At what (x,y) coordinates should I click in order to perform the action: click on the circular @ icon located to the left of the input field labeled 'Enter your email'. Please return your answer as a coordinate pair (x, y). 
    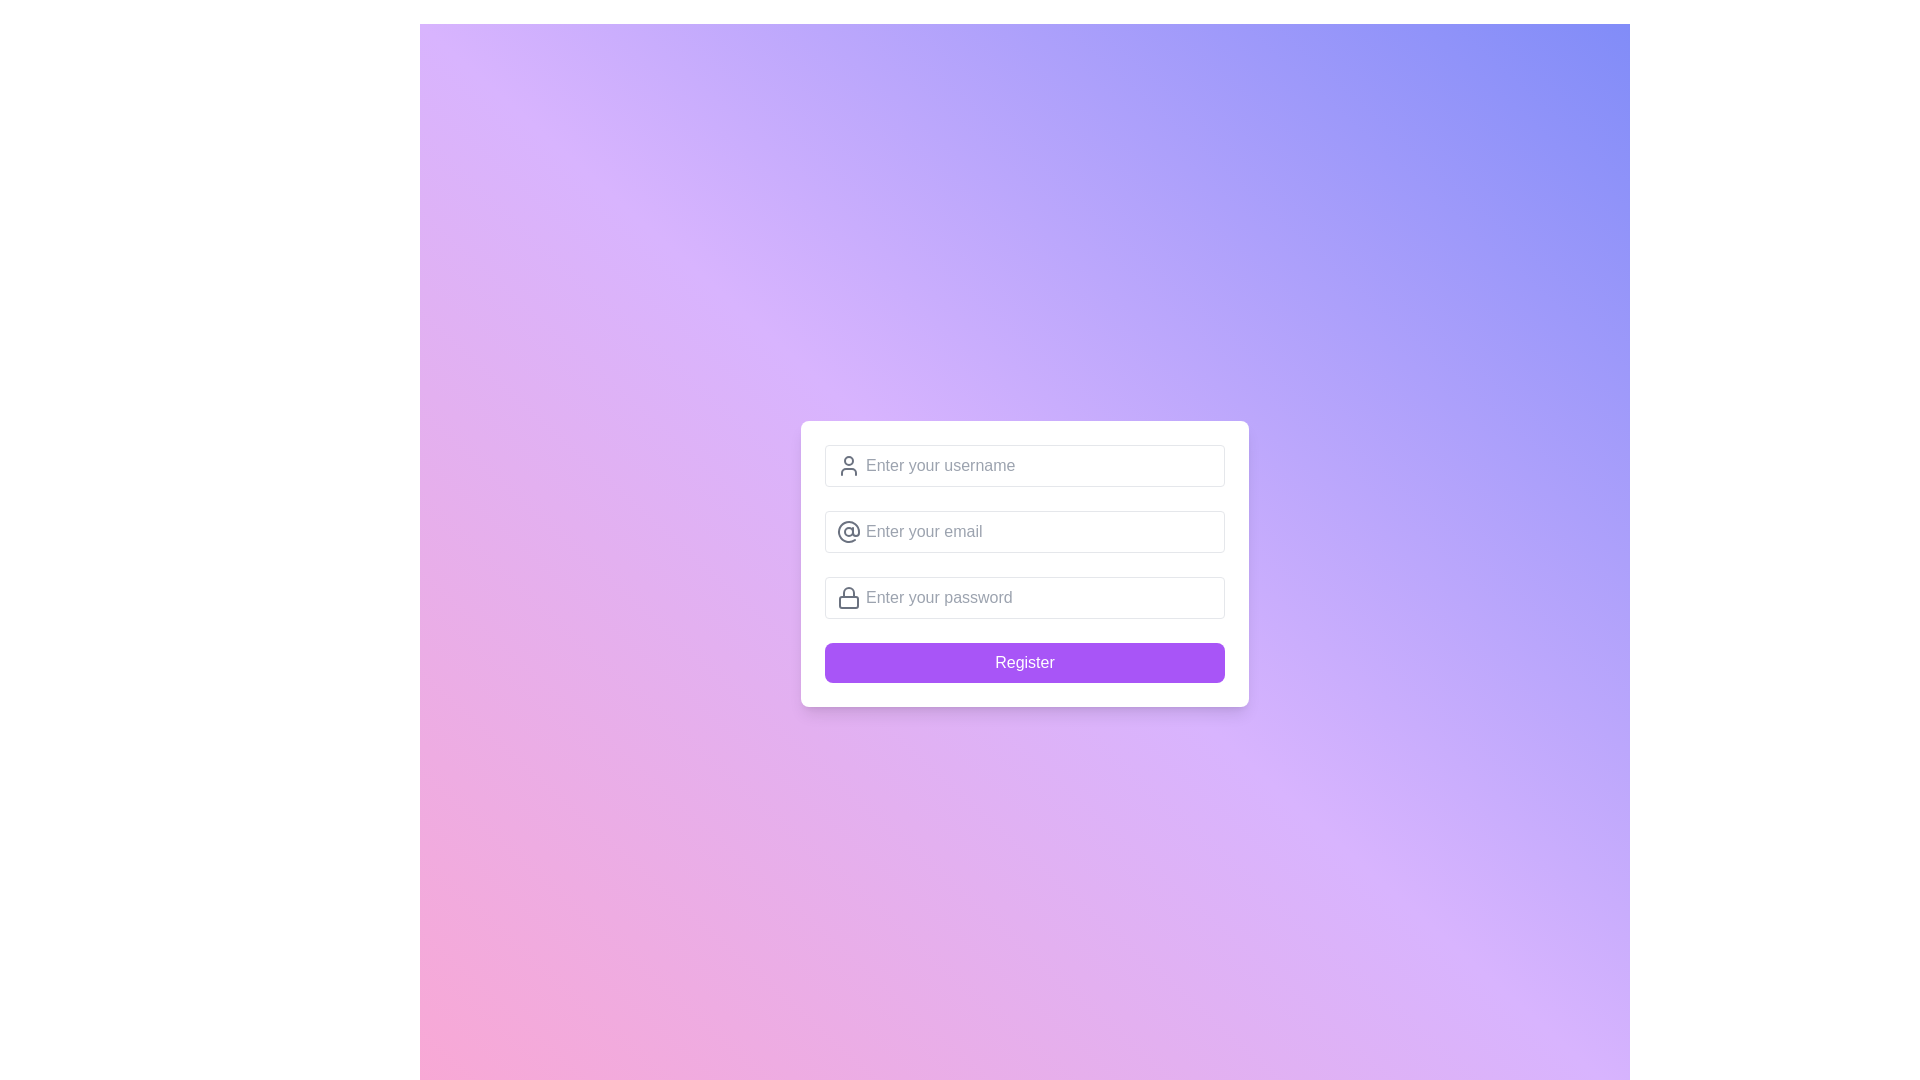
    Looking at the image, I should click on (849, 531).